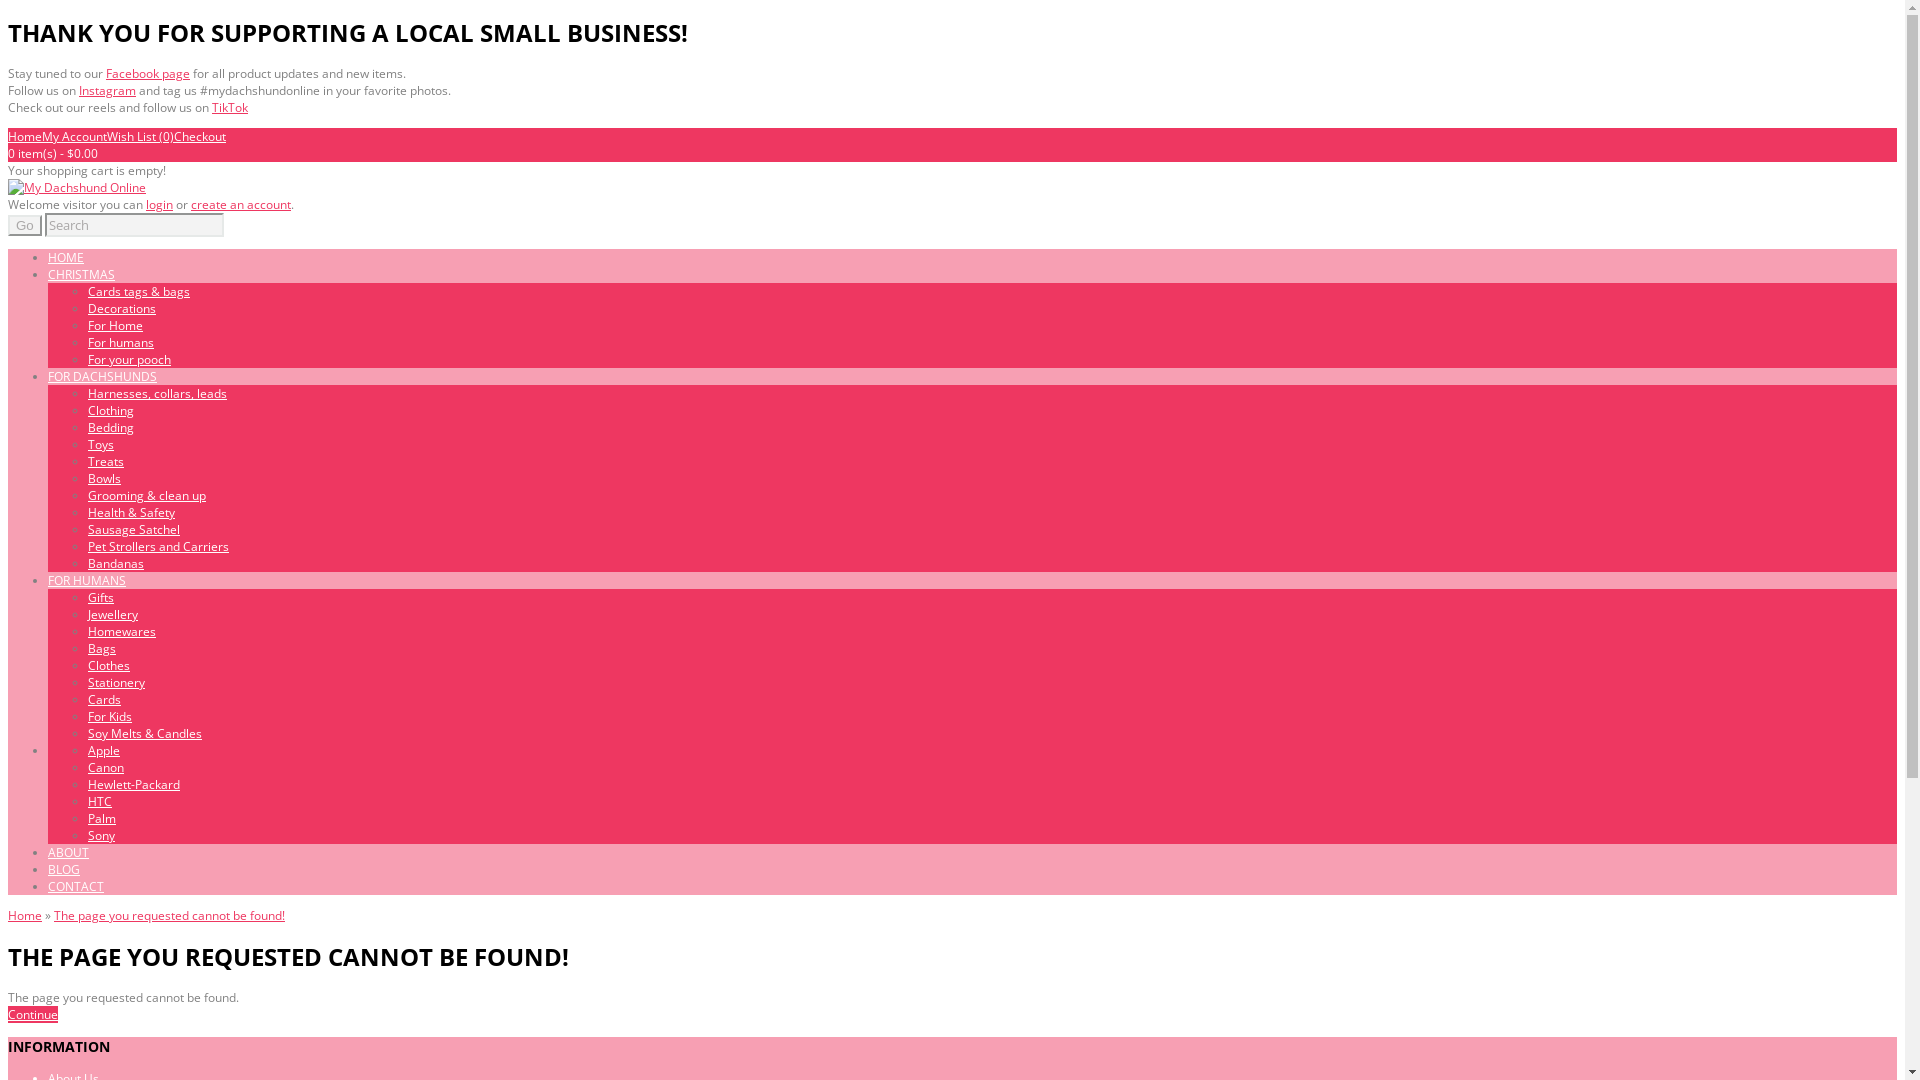  What do you see at coordinates (100, 835) in the screenshot?
I see `'Sony'` at bounding box center [100, 835].